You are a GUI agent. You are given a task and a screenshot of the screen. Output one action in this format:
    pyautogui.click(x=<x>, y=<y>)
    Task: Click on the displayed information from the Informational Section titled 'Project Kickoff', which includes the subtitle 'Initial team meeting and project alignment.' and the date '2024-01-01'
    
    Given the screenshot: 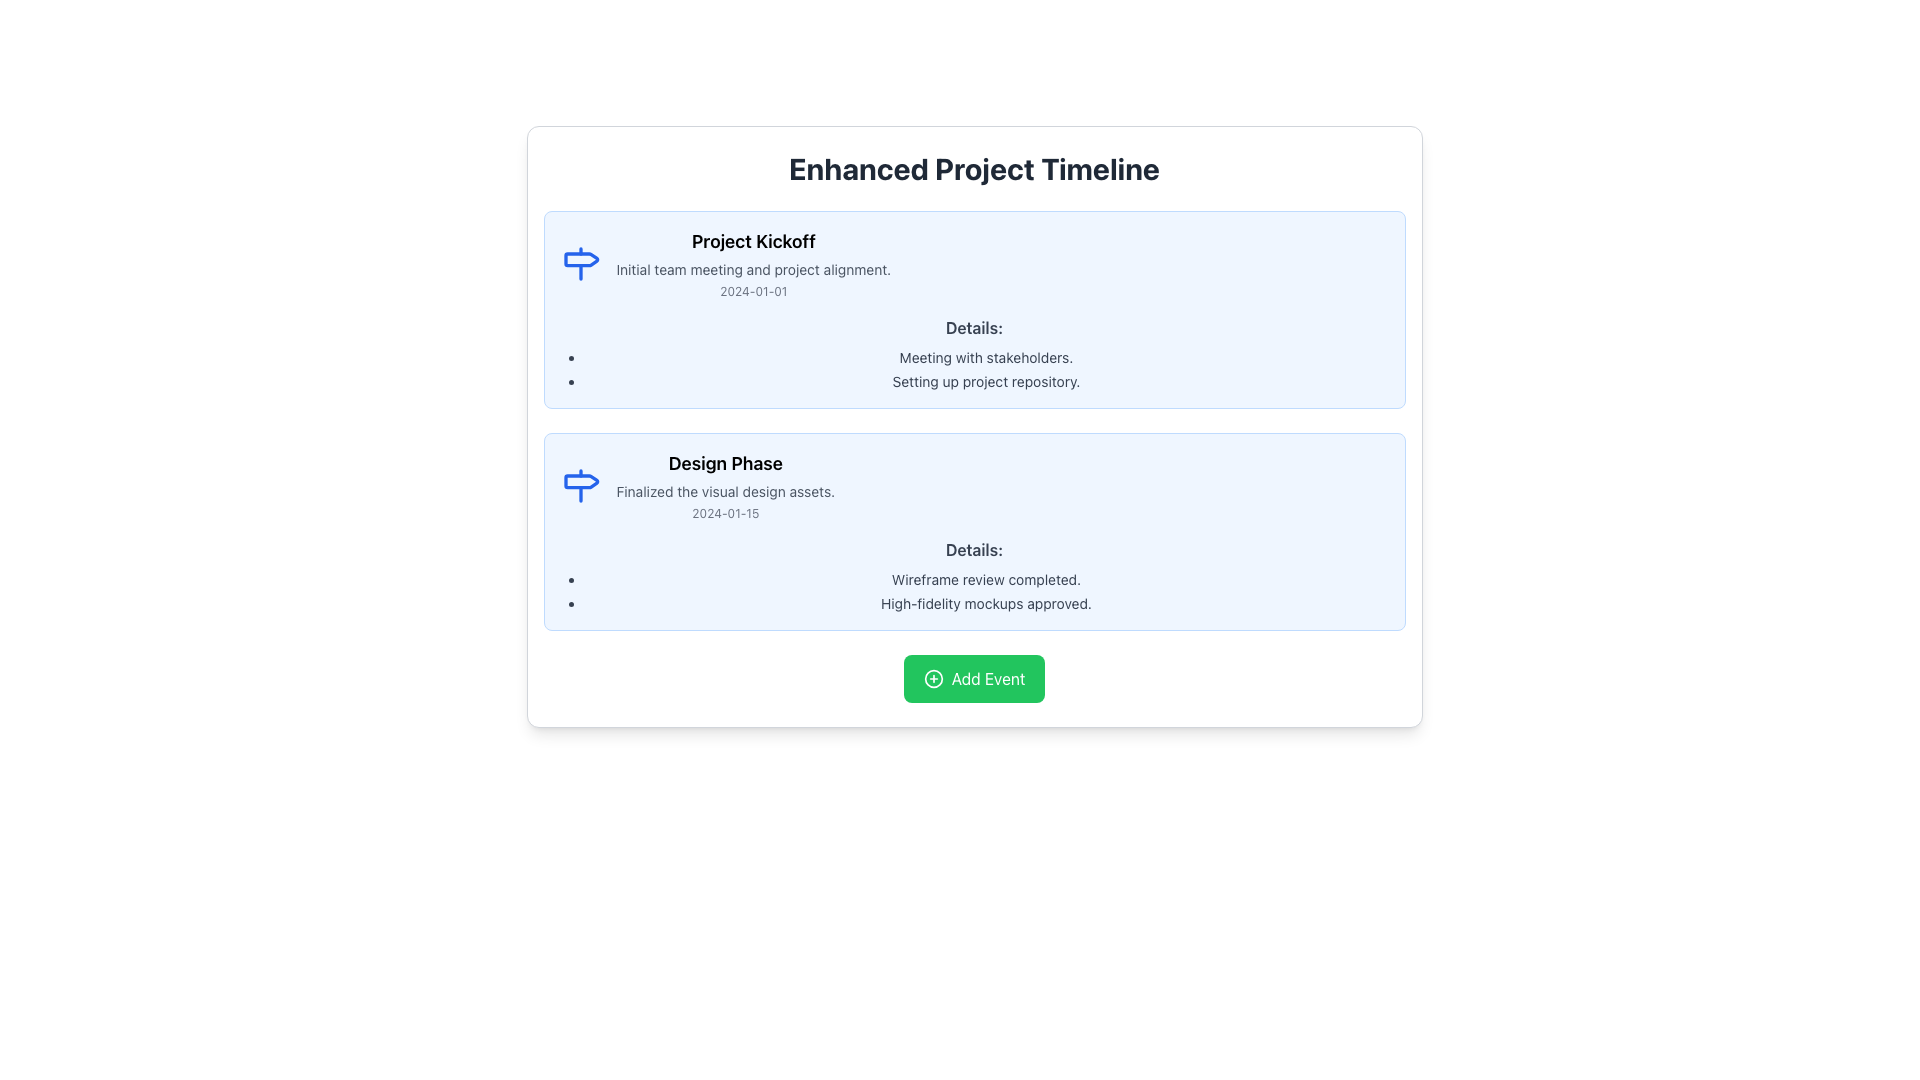 What is the action you would take?
    pyautogui.click(x=974, y=262)
    